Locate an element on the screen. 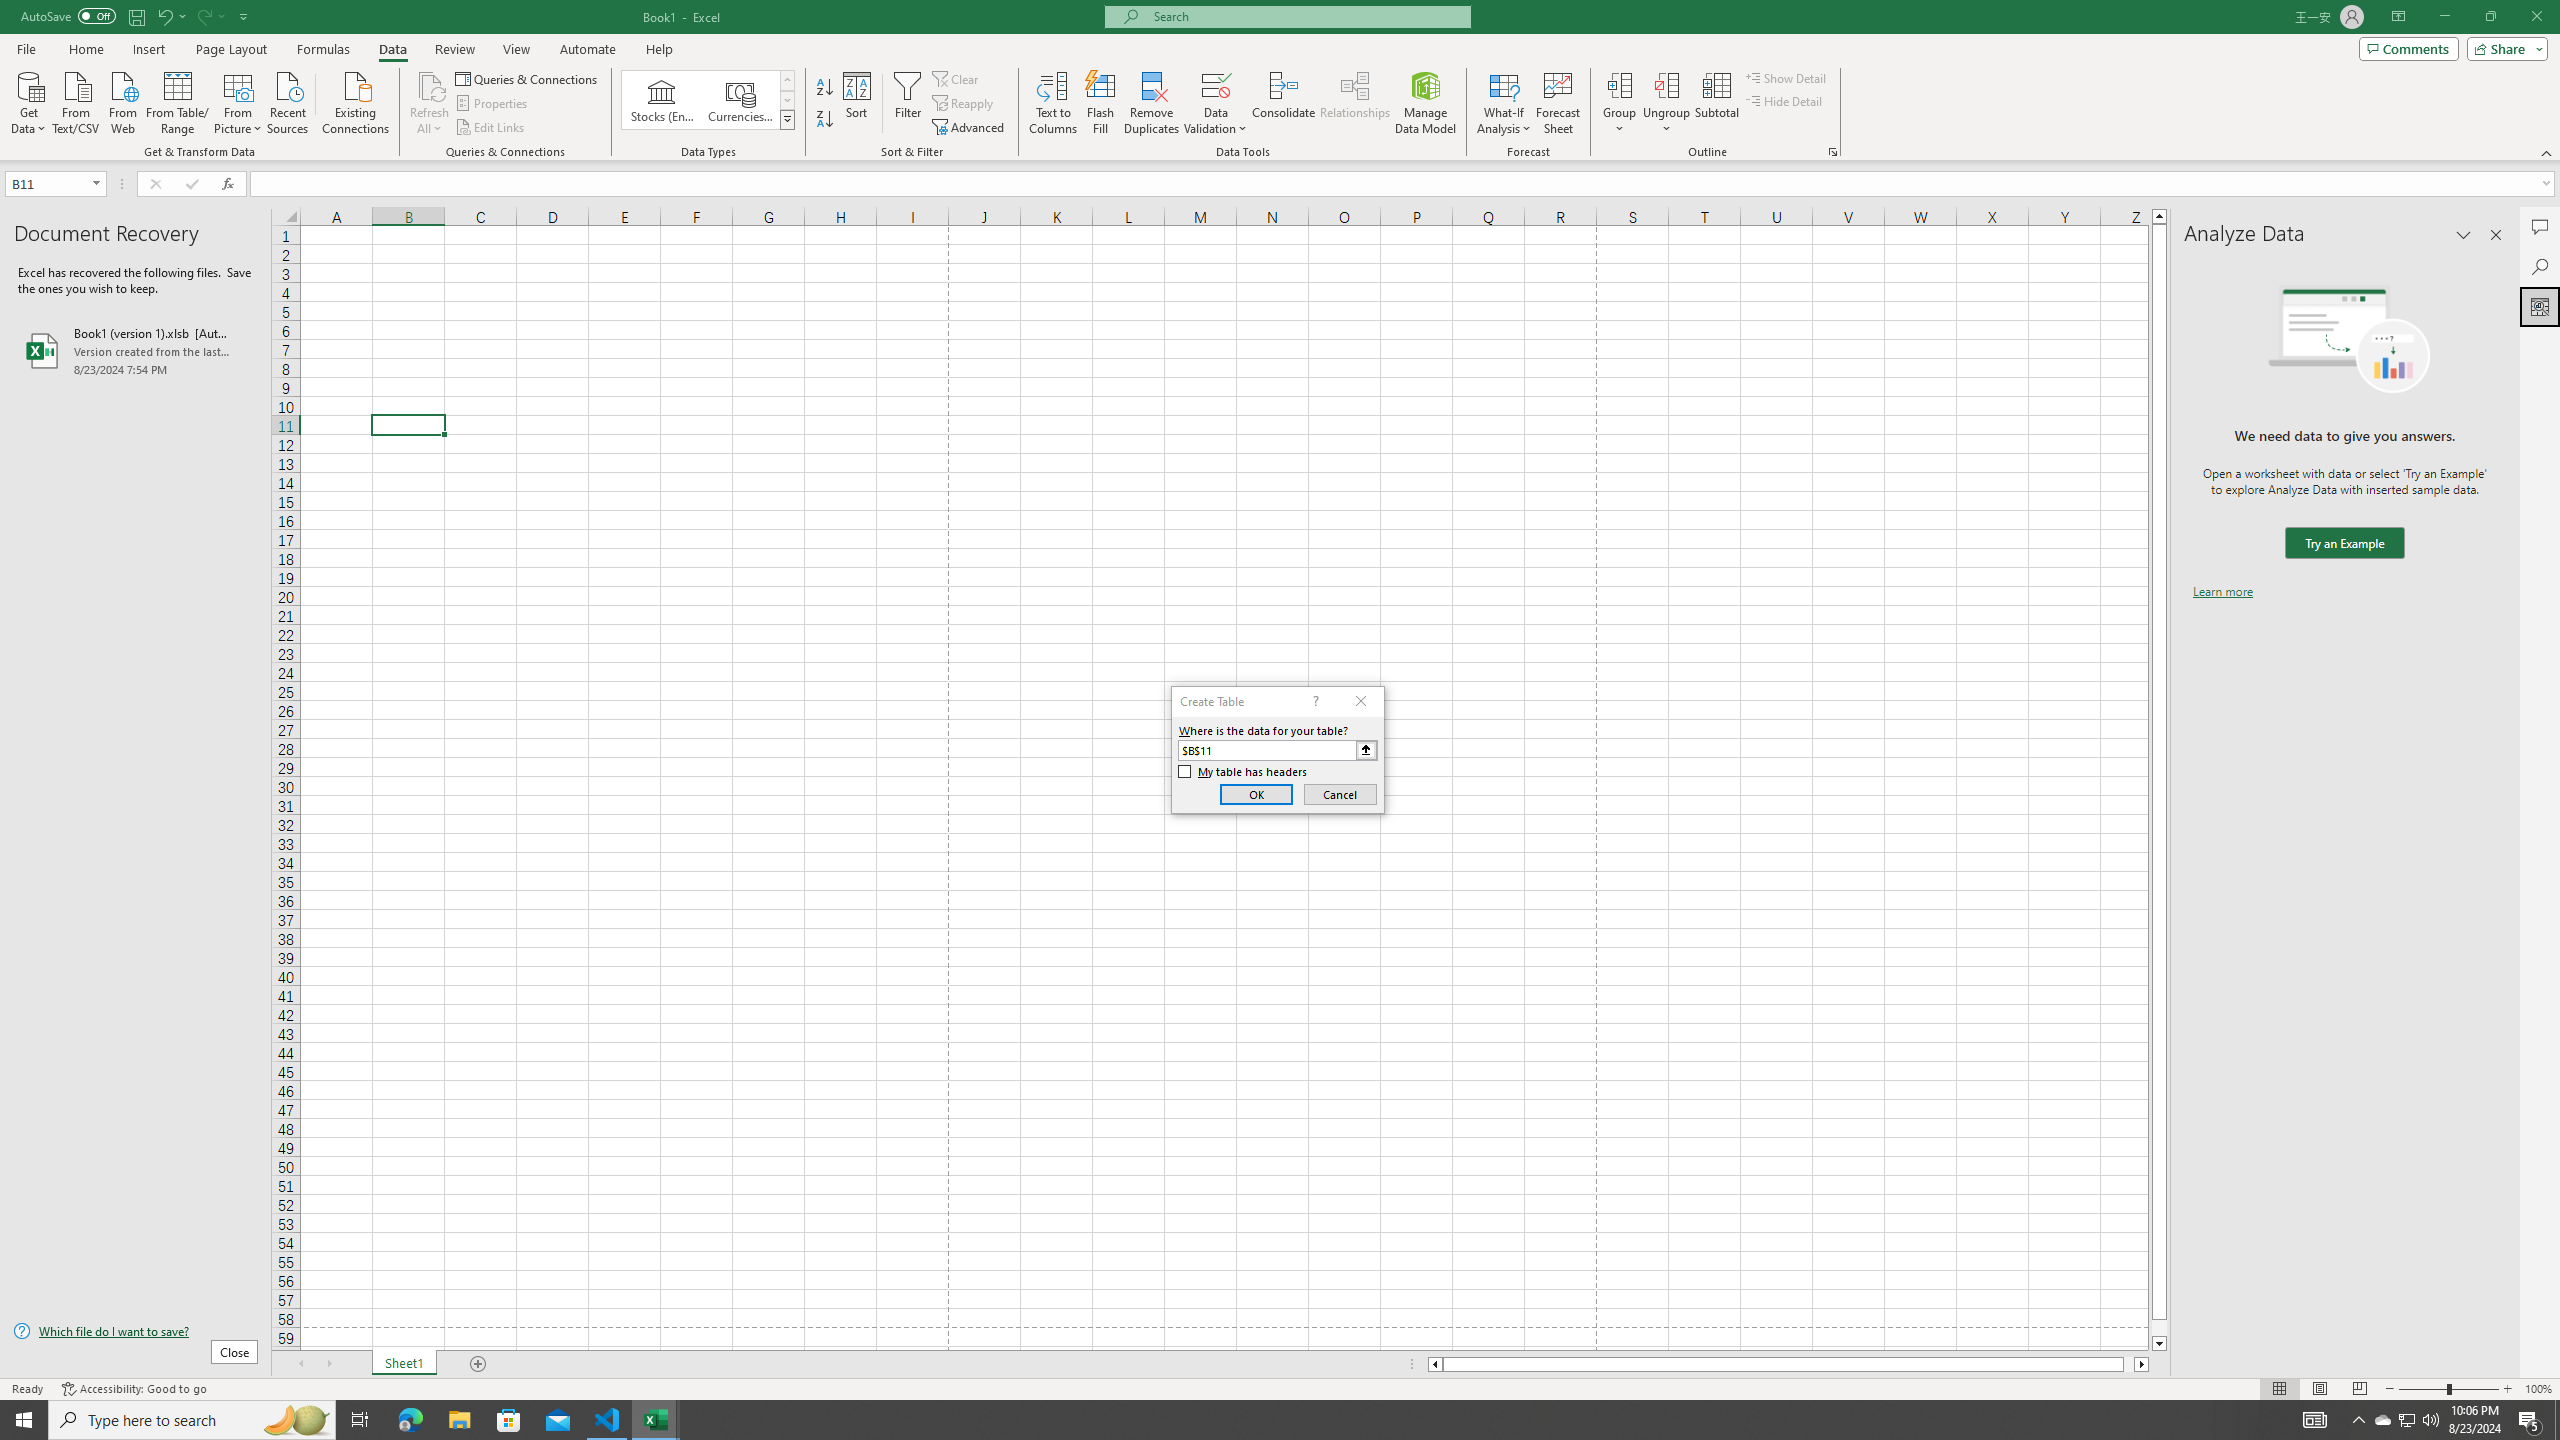 The width and height of the screenshot is (2560, 1440). 'Recent Sources' is located at coordinates (288, 100).